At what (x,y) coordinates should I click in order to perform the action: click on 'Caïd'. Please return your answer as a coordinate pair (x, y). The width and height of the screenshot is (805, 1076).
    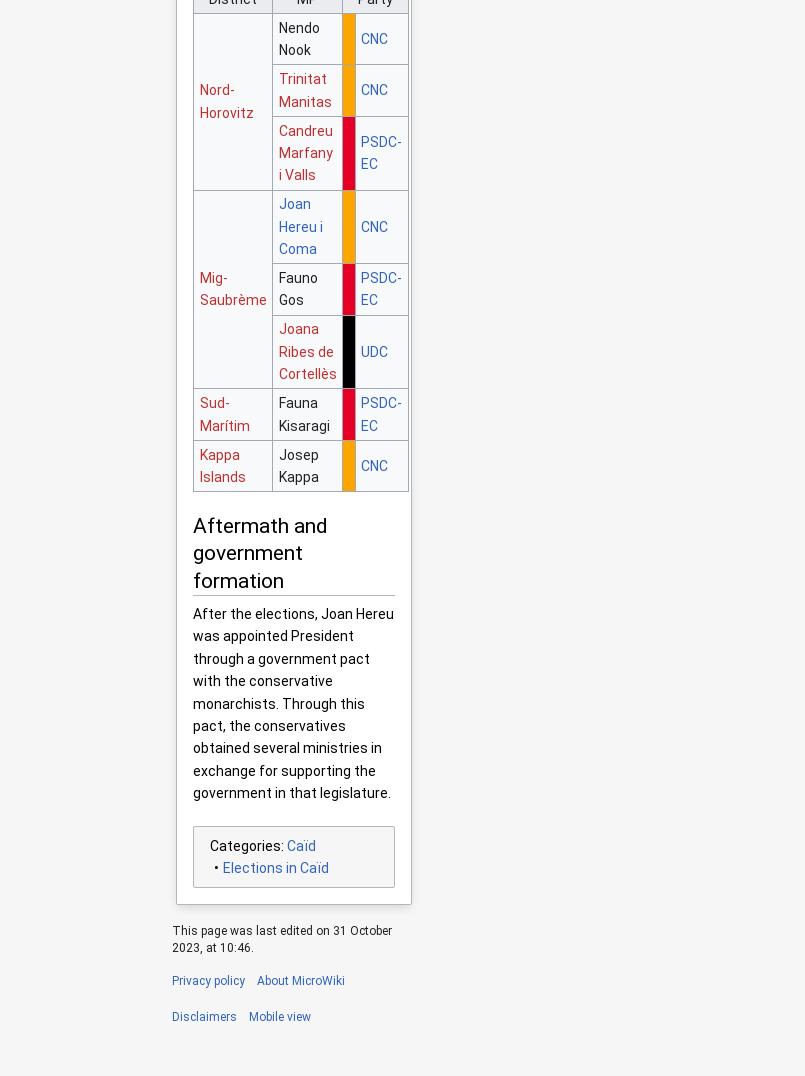
    Looking at the image, I should click on (286, 843).